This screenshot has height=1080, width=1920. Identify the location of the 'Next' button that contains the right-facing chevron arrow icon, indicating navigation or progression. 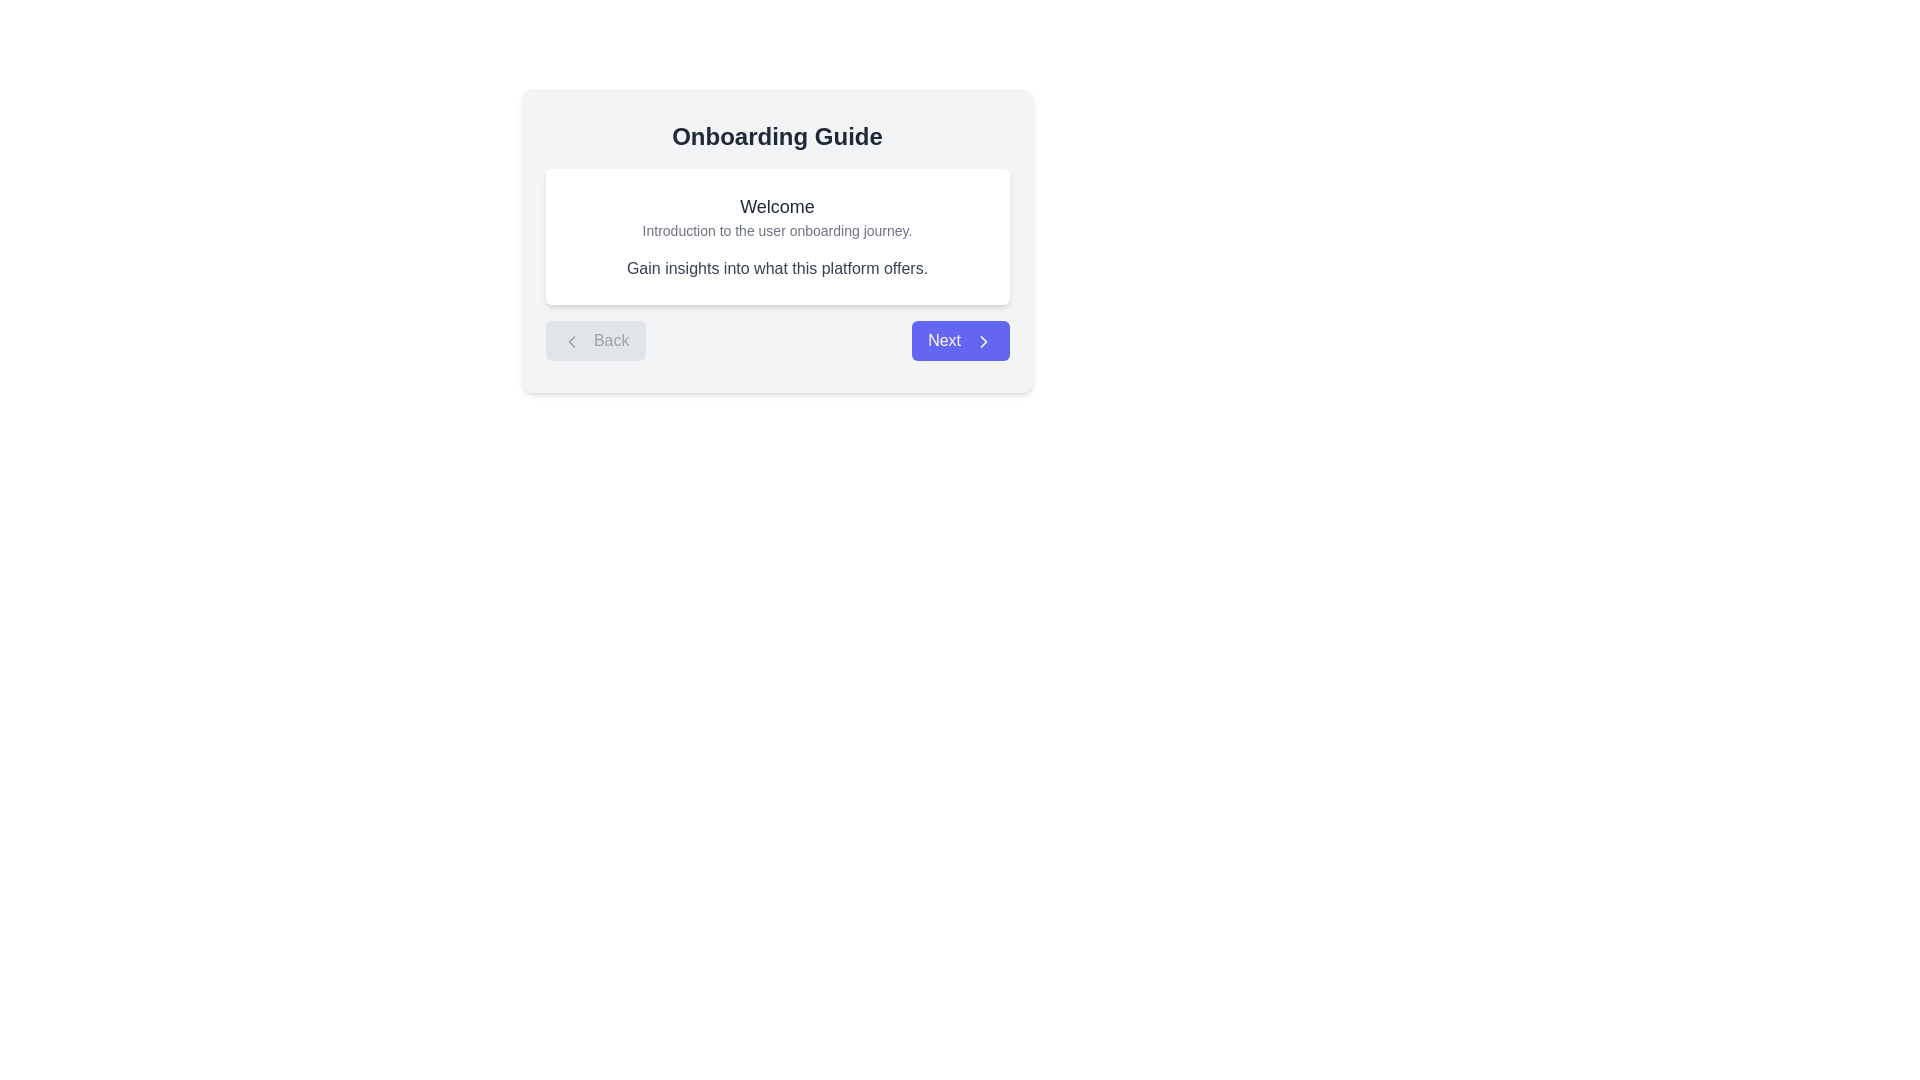
(983, 340).